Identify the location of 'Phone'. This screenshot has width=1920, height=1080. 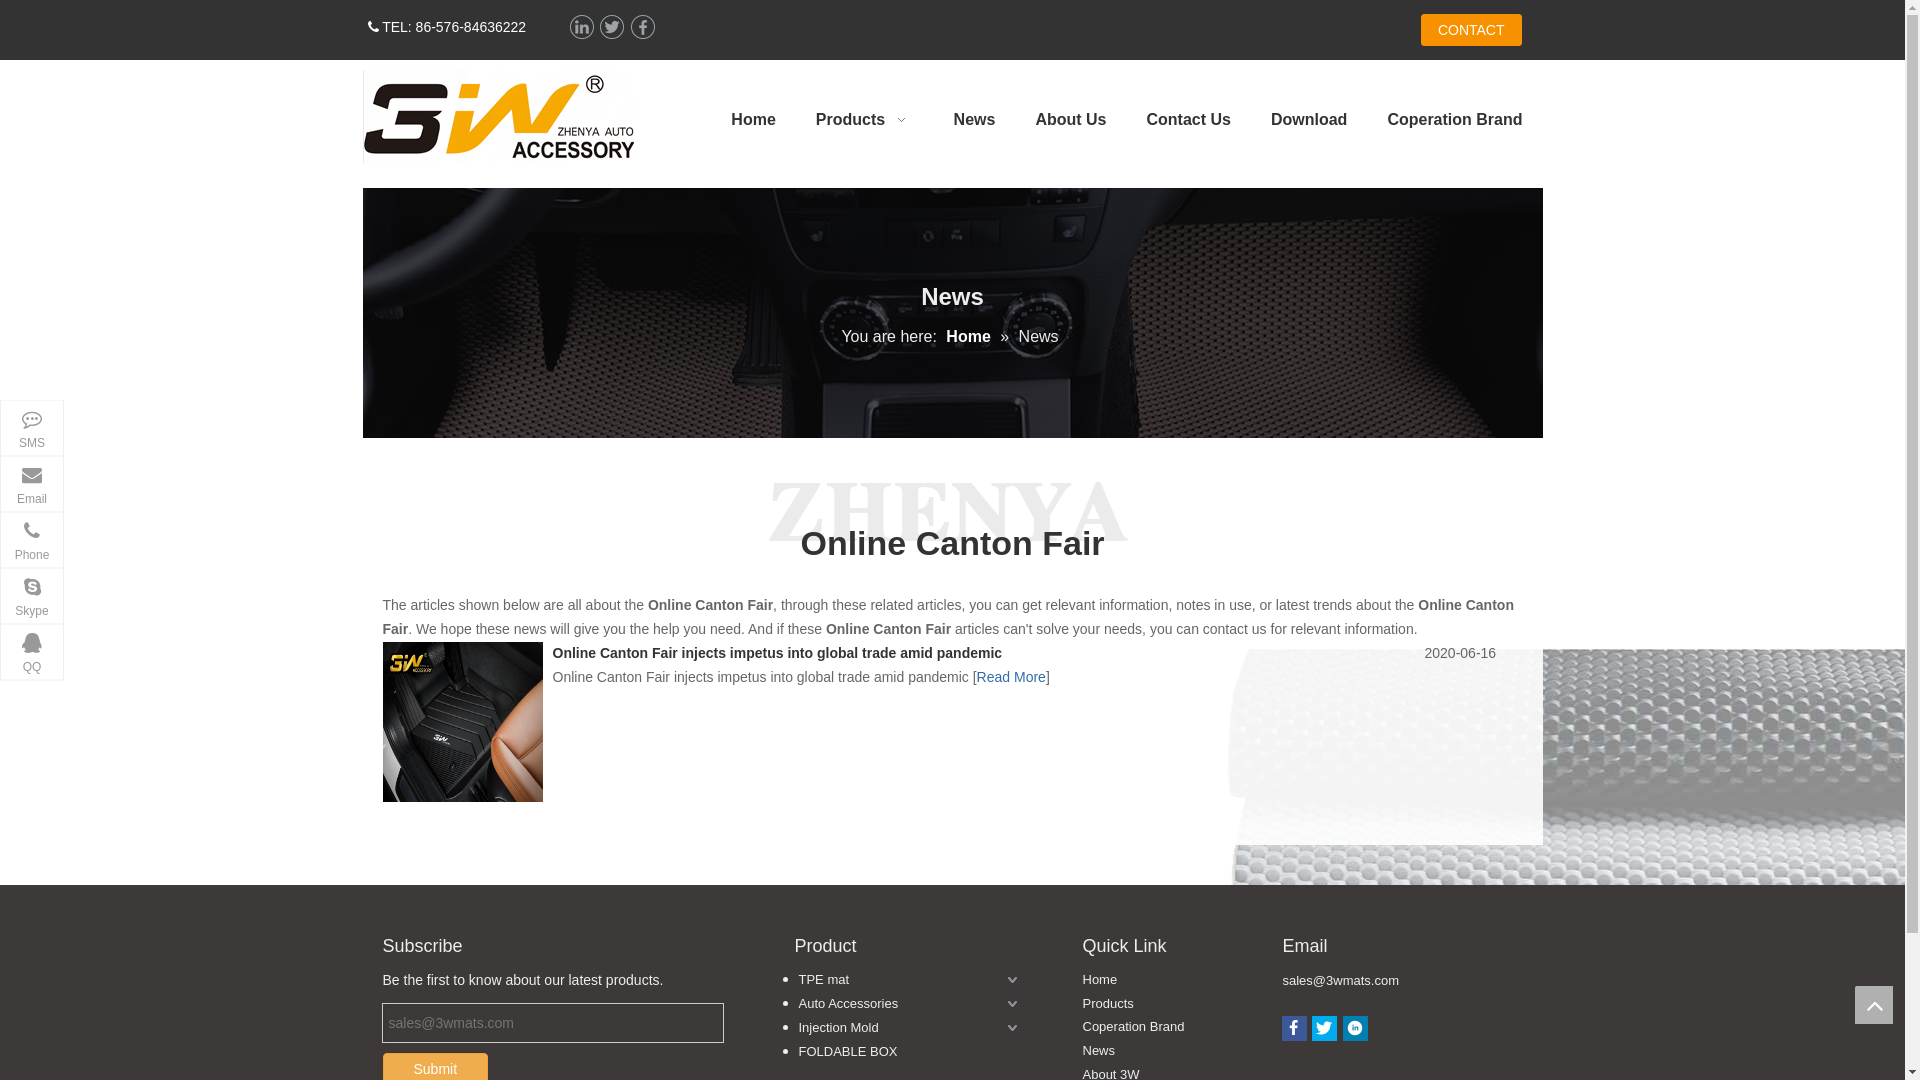
(32, 540).